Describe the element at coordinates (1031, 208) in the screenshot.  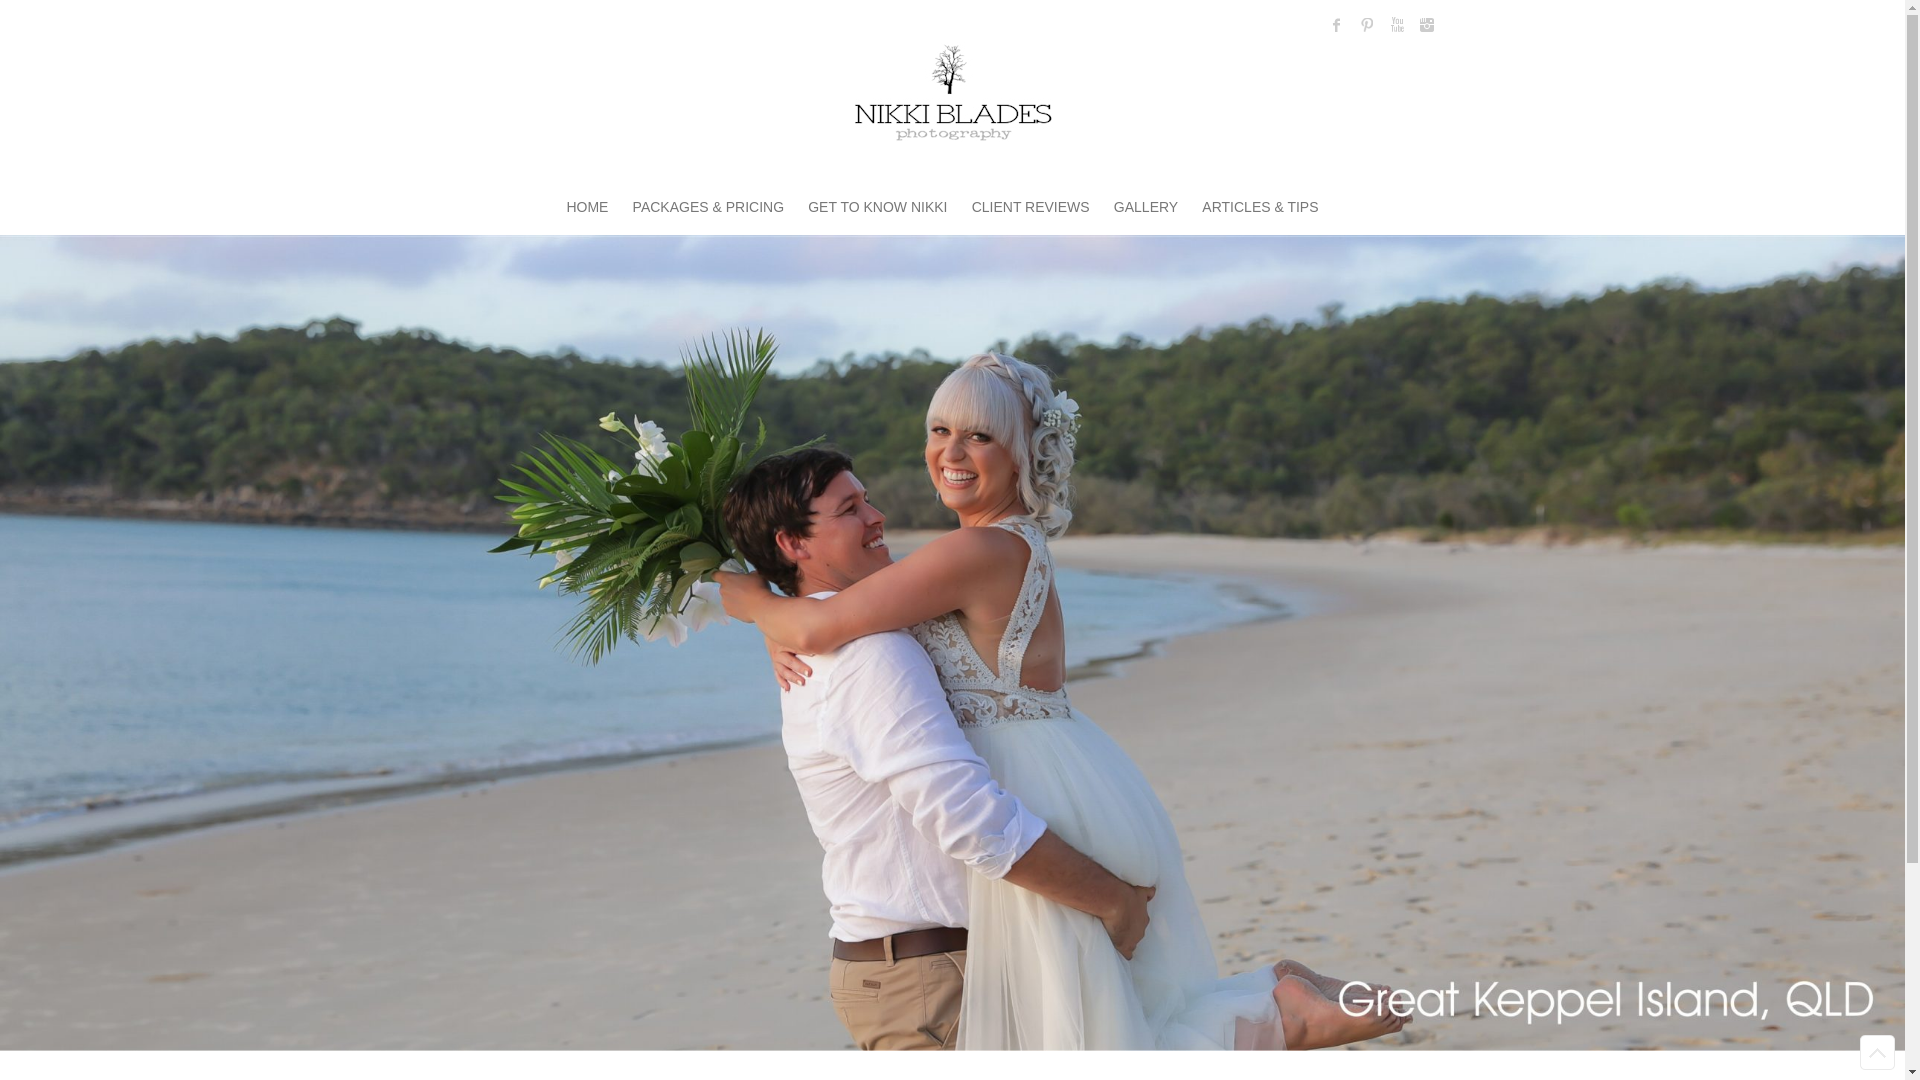
I see `'CLIENT REVIEWS'` at that location.